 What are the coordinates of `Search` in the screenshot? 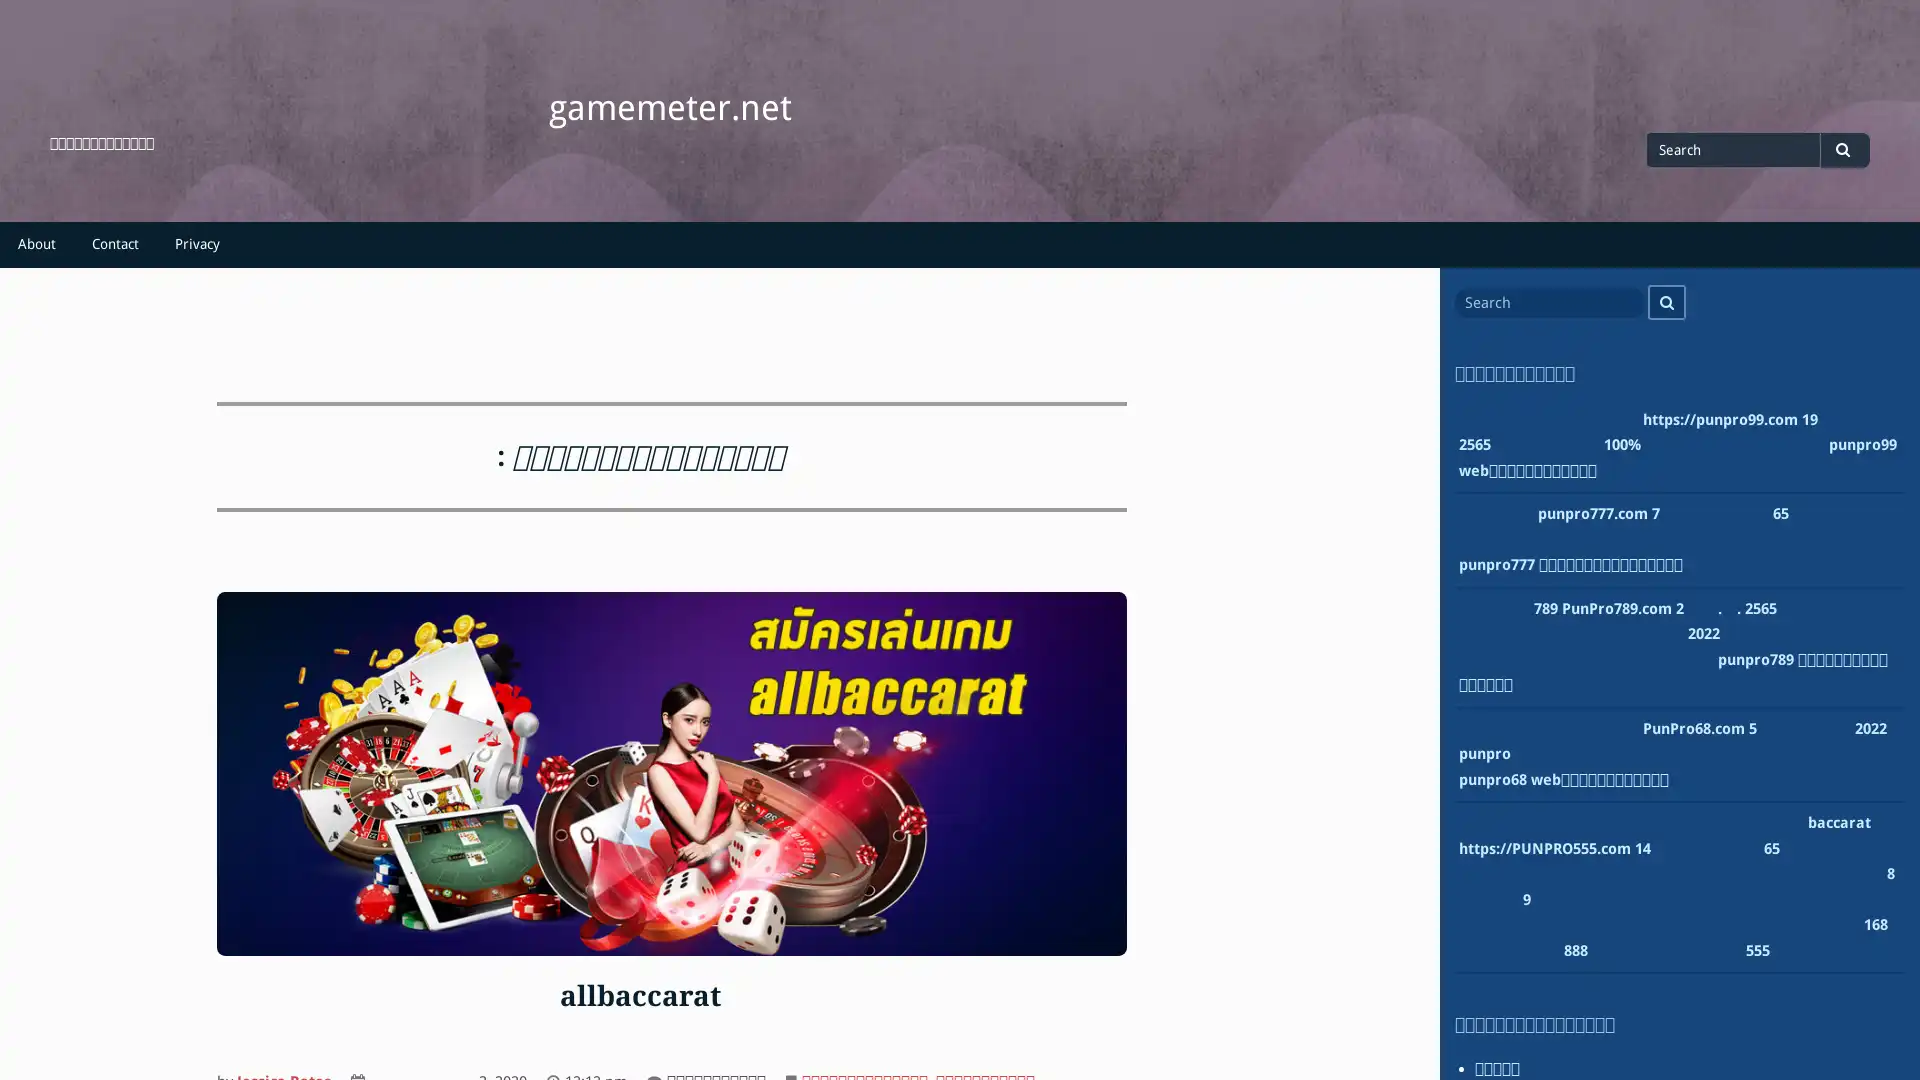 It's located at (1666, 301).